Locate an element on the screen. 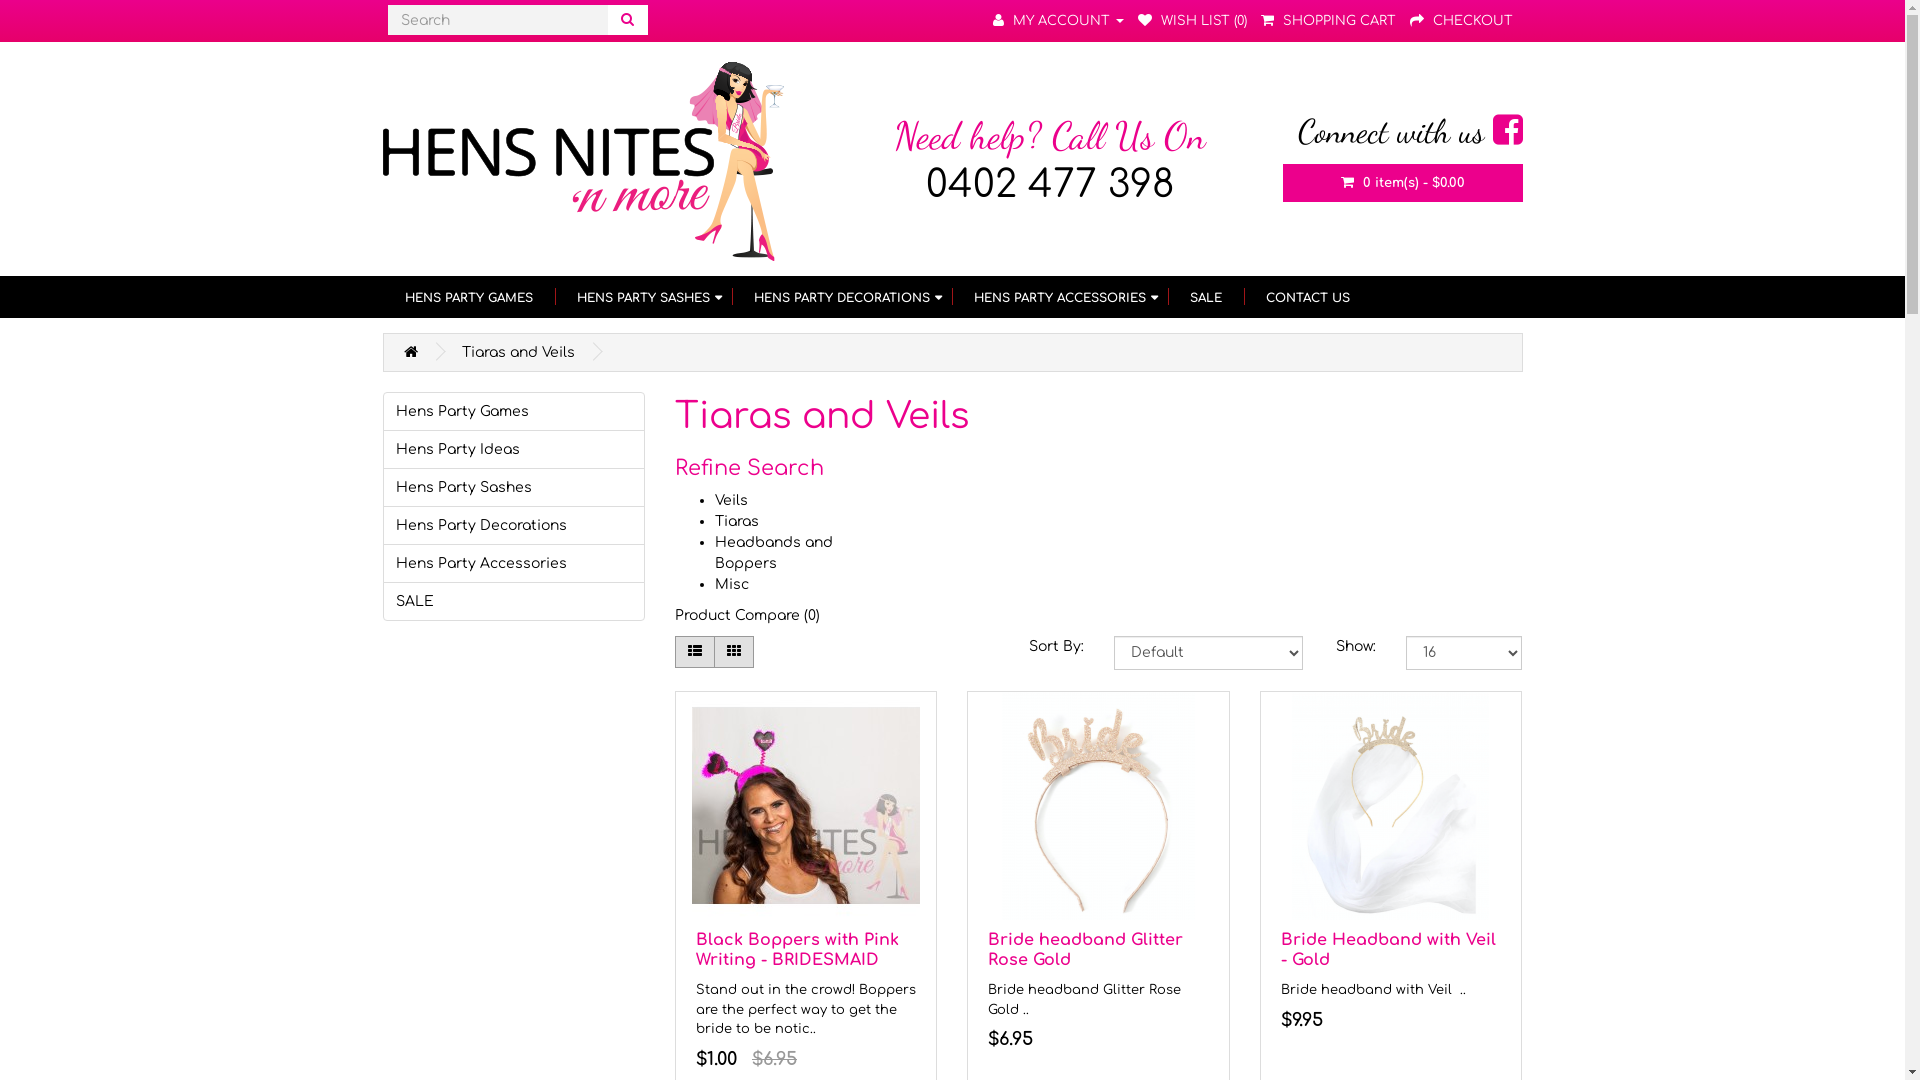  '0402 477 398' is located at coordinates (1049, 185).